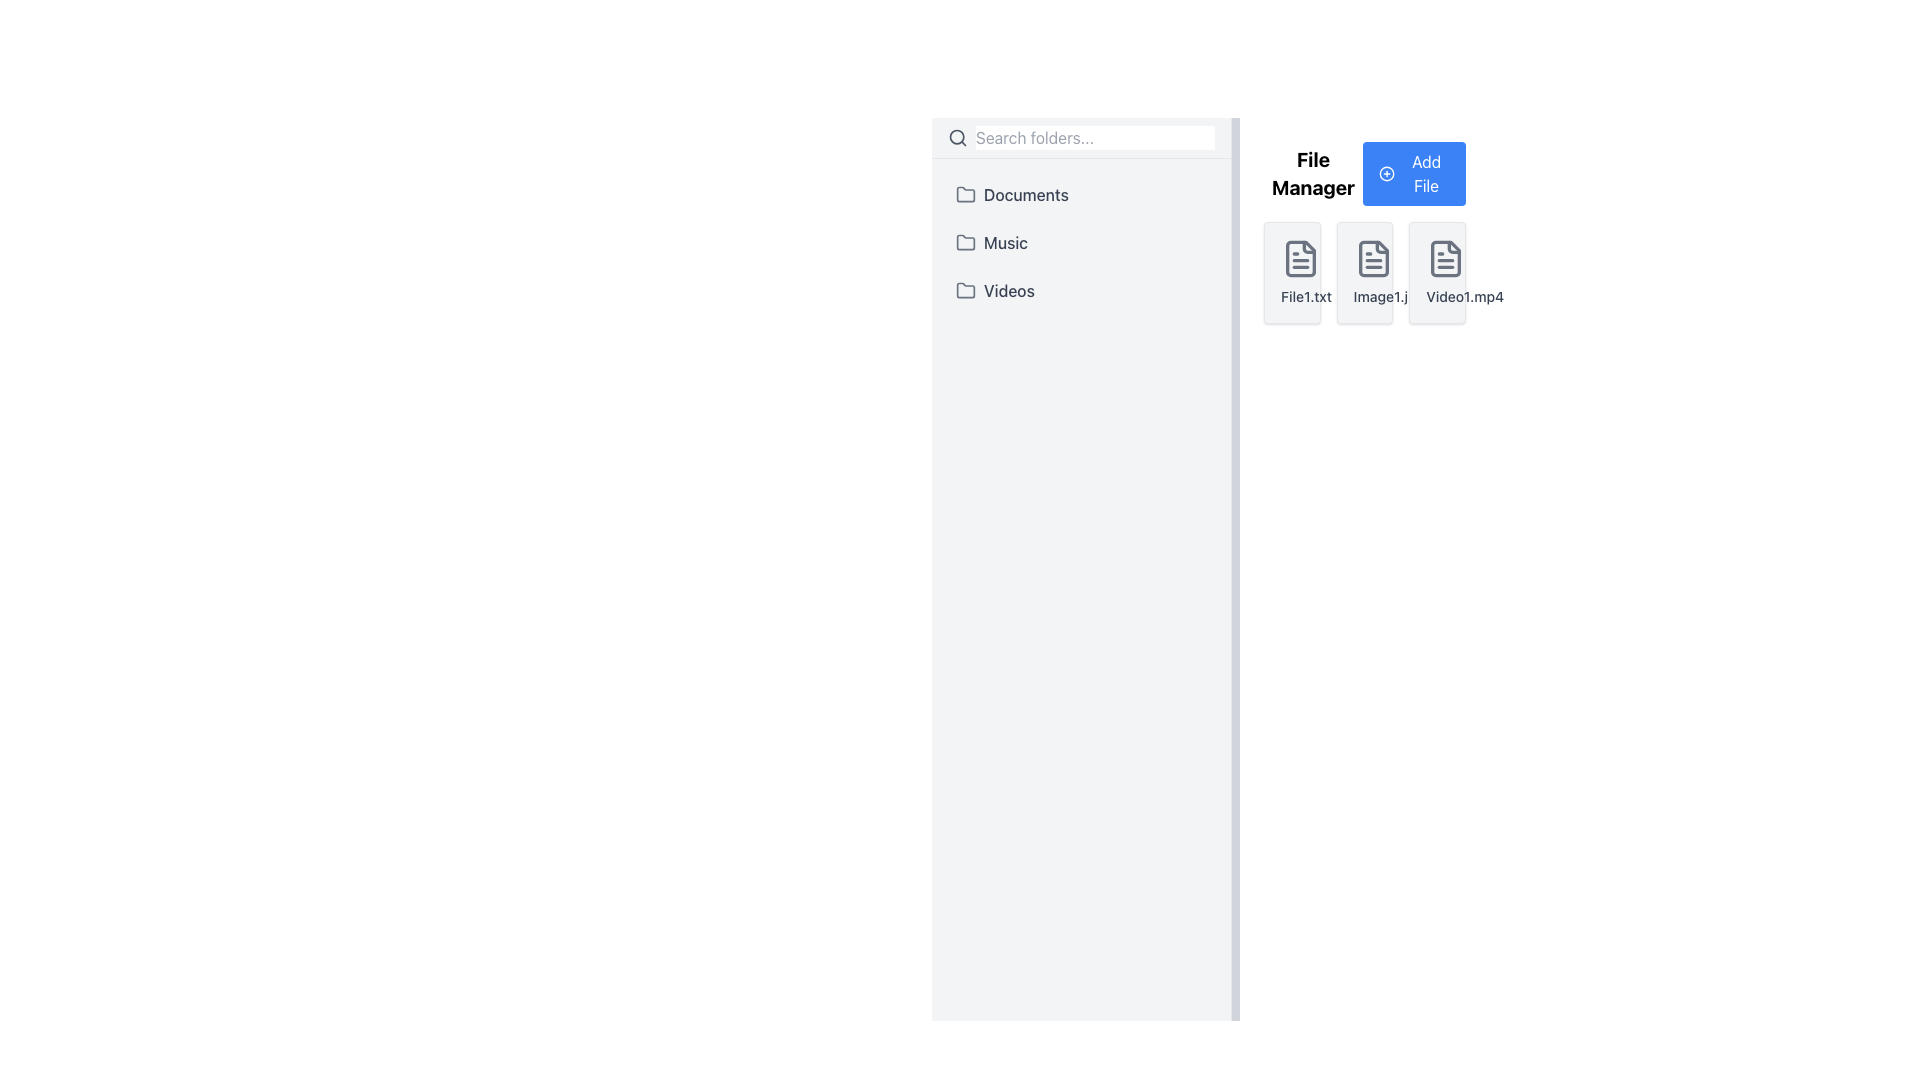 This screenshot has width=1920, height=1080. Describe the element at coordinates (1372, 257) in the screenshot. I see `the main body of the file icon represented by a rectangular shape with rounded corners, located in the second position among three file icons` at that location.